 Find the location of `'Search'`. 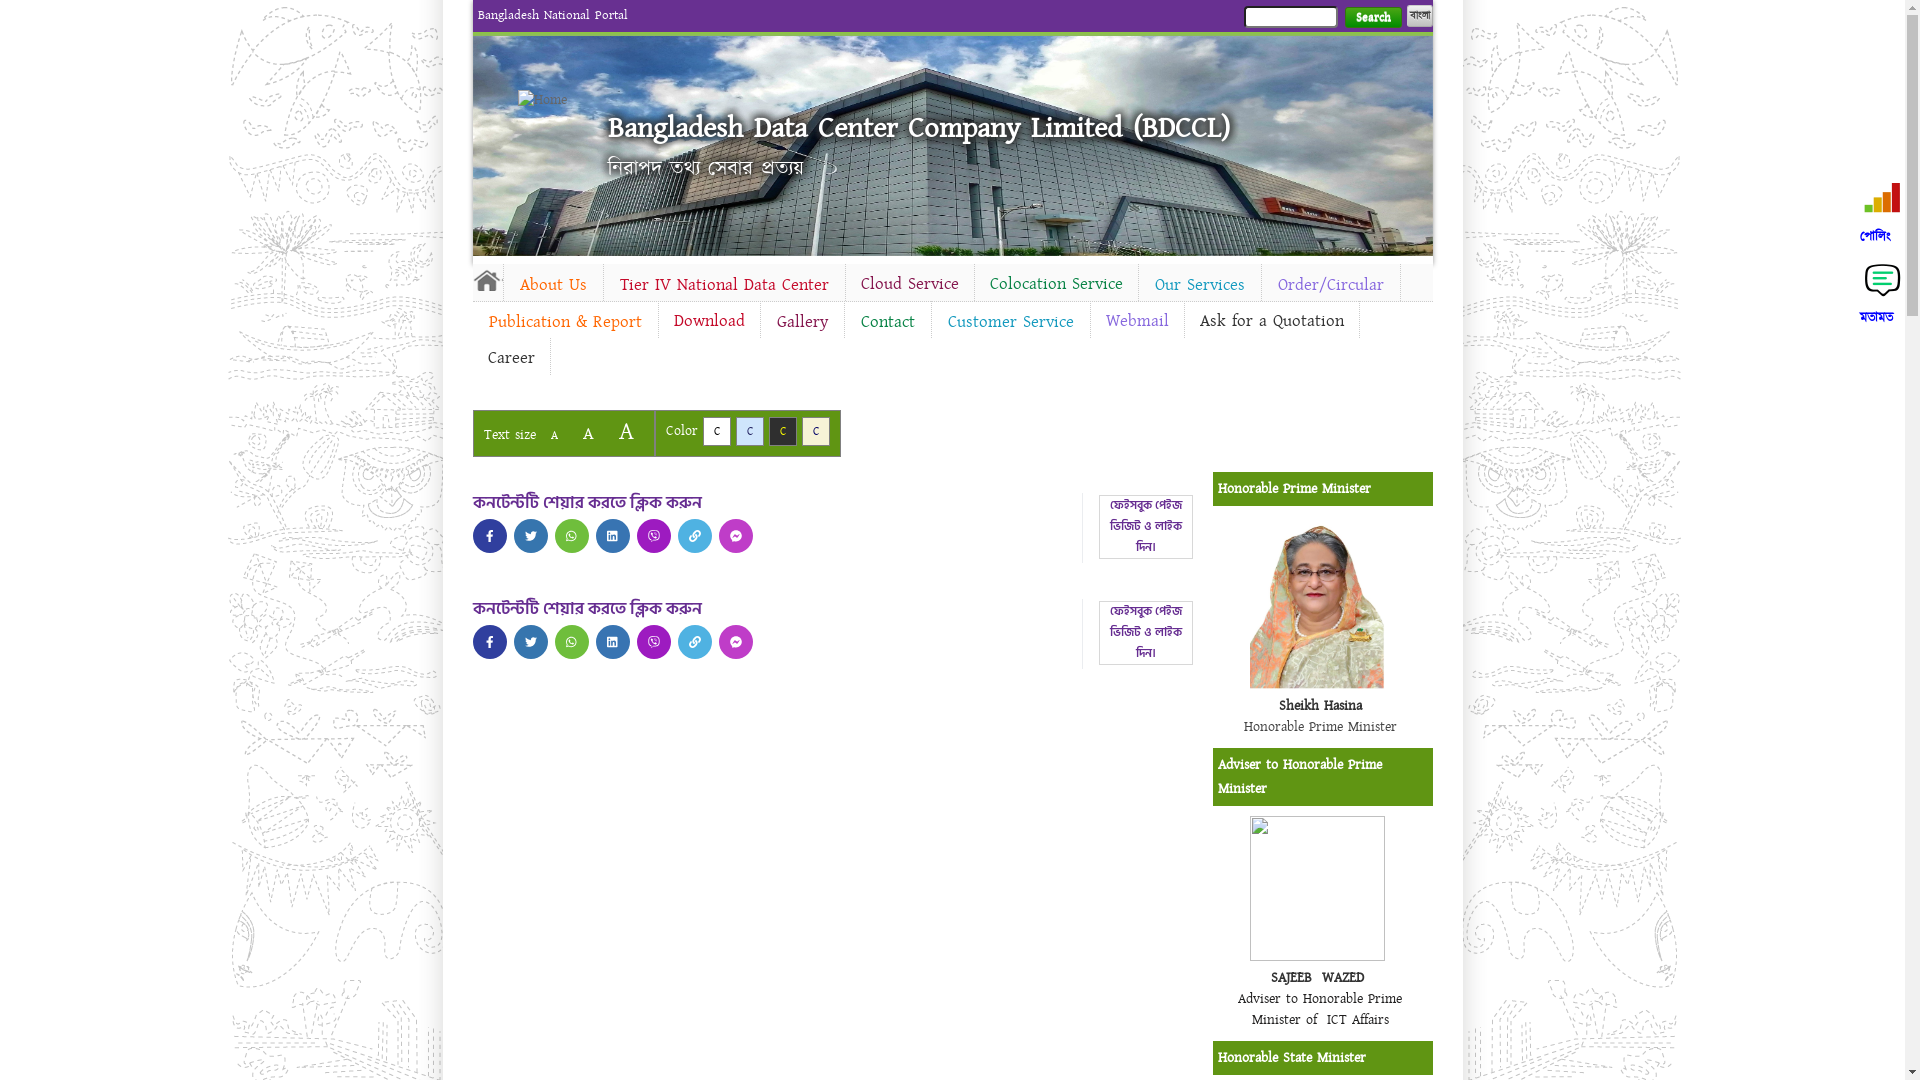

'Search' is located at coordinates (1371, 17).